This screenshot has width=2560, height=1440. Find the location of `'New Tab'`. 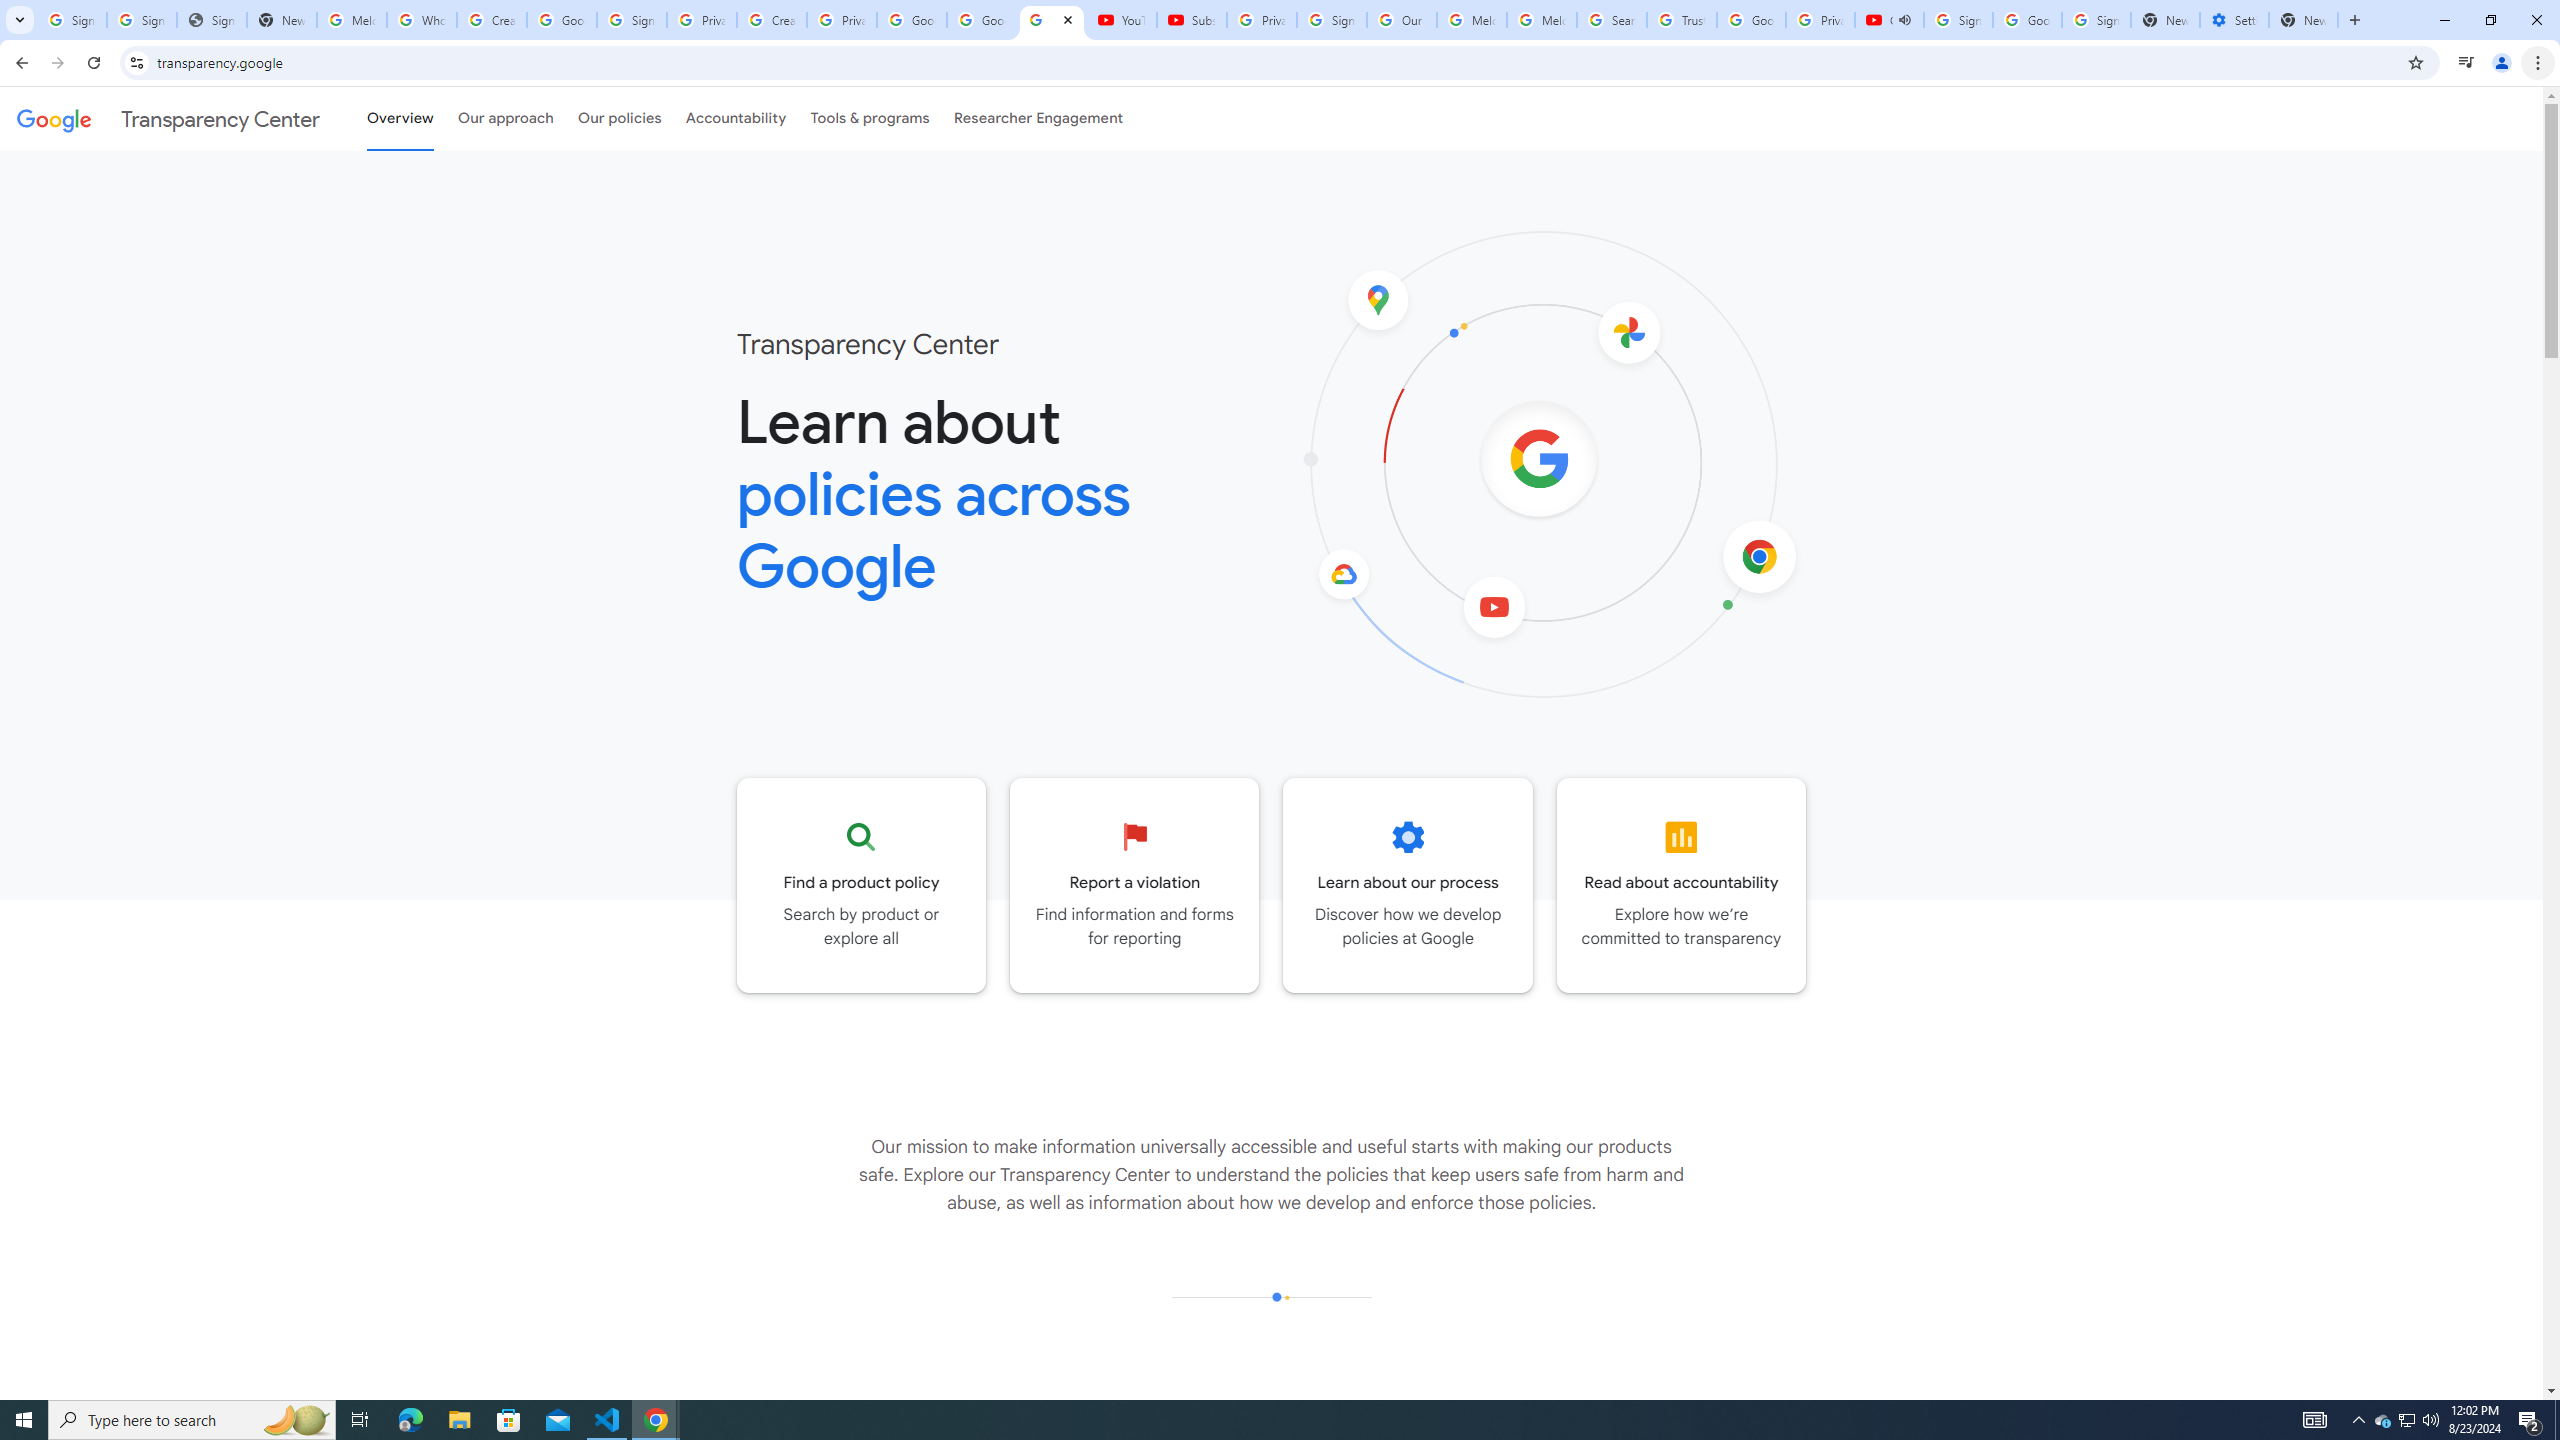

'New Tab' is located at coordinates (2303, 19).